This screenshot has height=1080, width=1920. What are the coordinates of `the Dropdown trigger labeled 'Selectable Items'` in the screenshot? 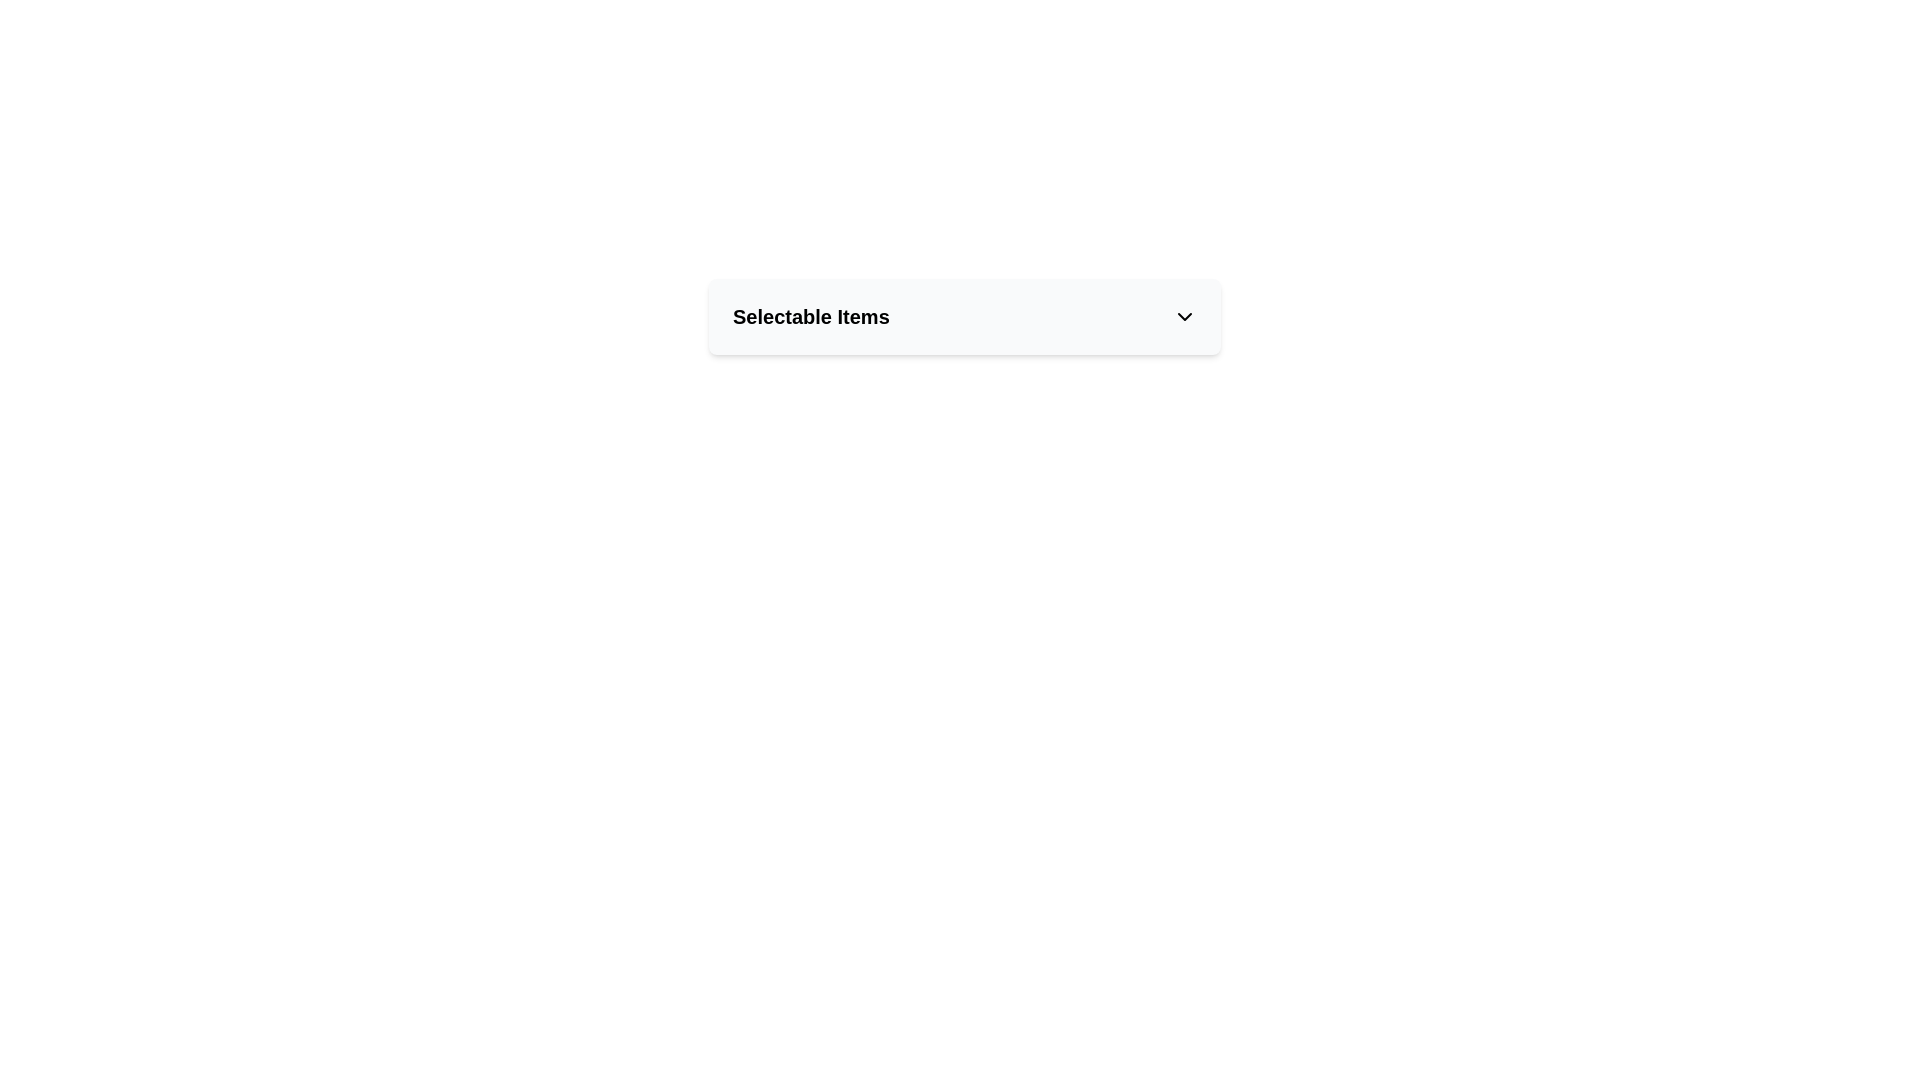 It's located at (964, 315).